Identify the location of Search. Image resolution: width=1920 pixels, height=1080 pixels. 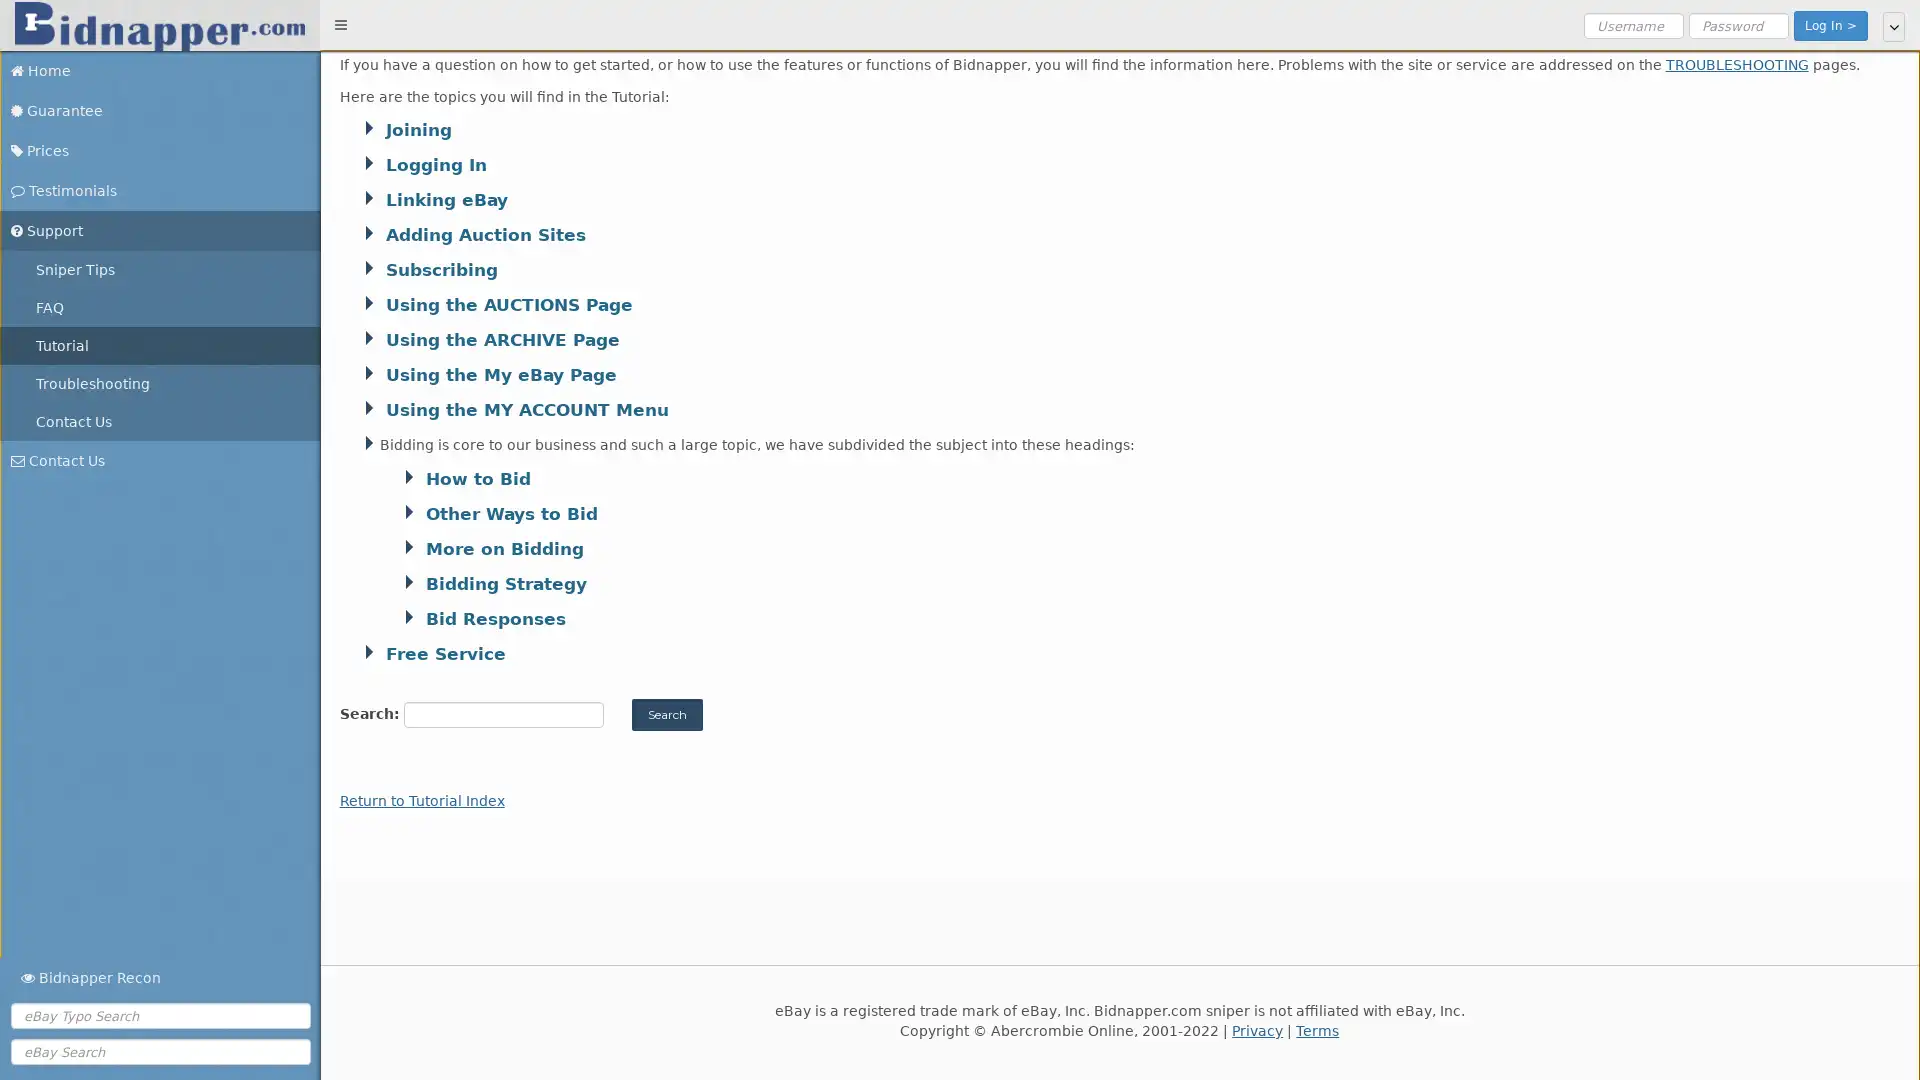
(666, 713).